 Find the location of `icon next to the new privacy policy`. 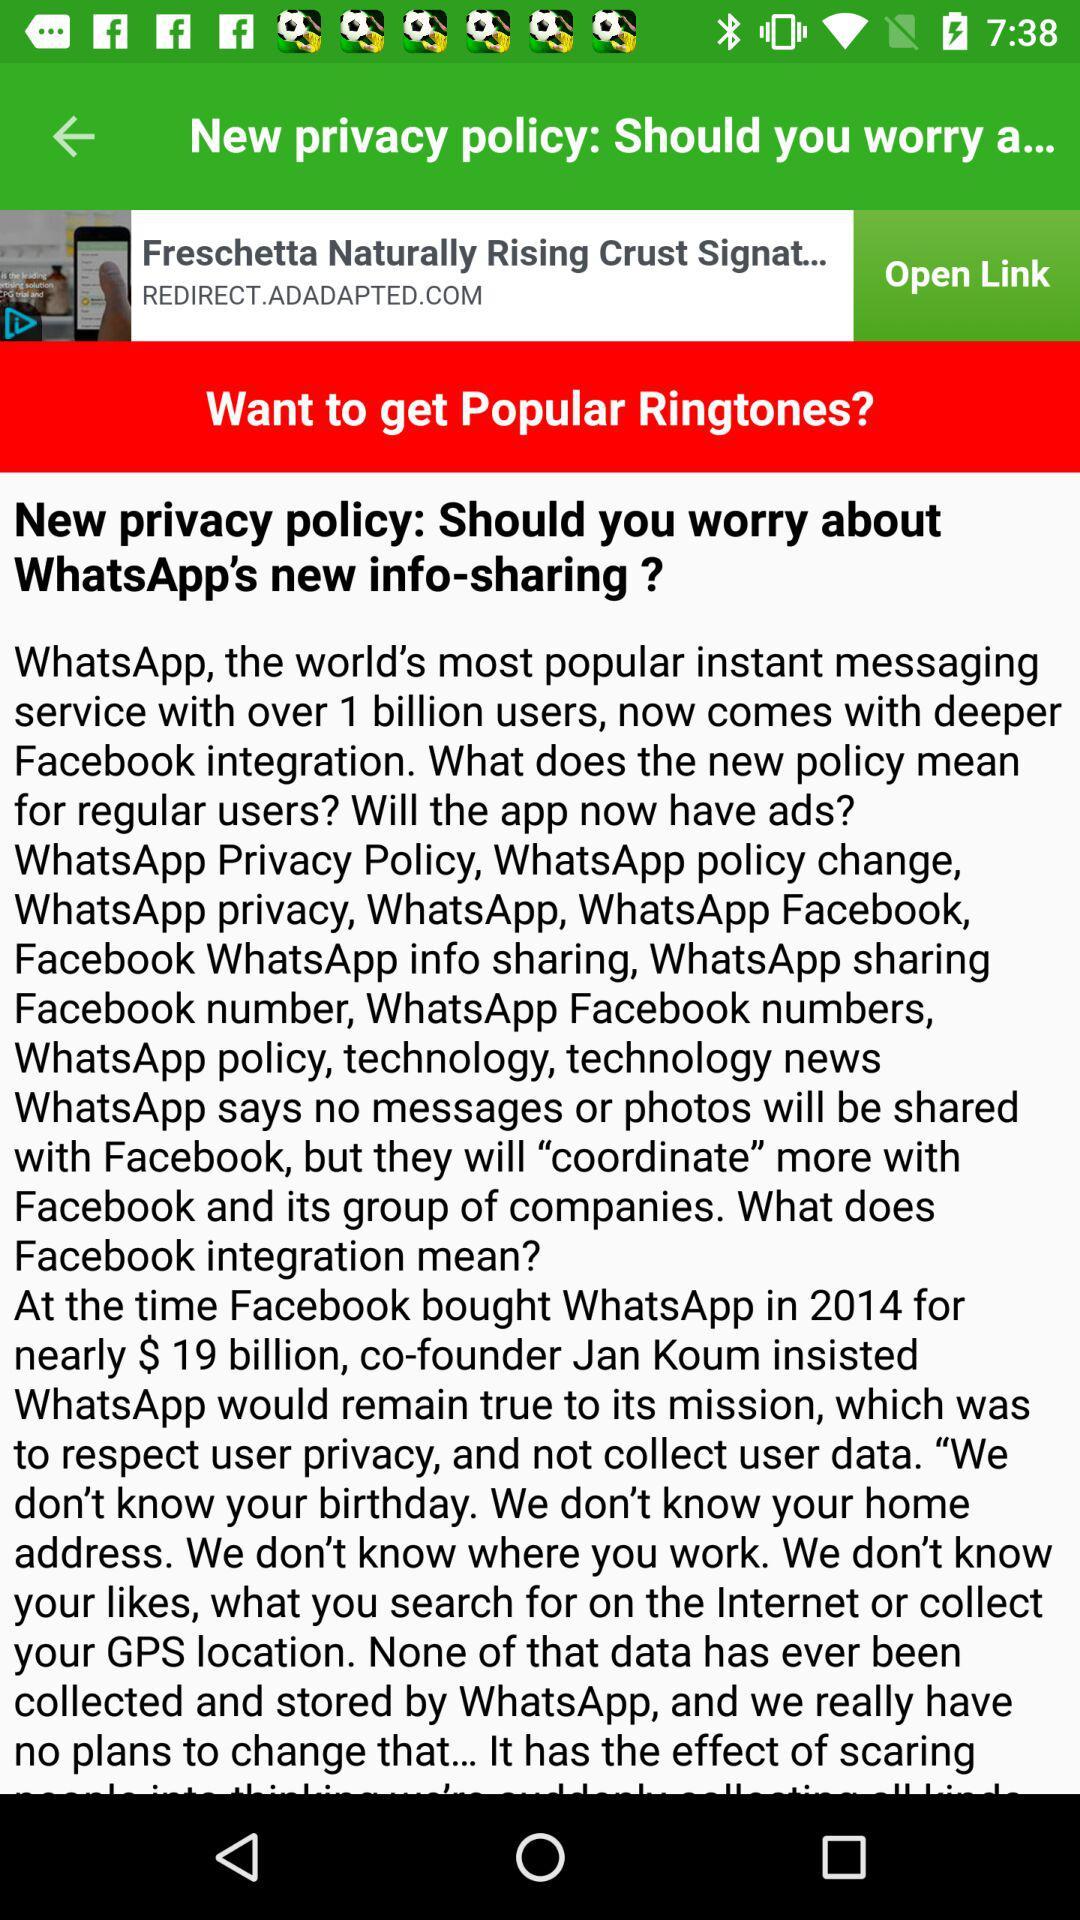

icon next to the new privacy policy is located at coordinates (72, 135).